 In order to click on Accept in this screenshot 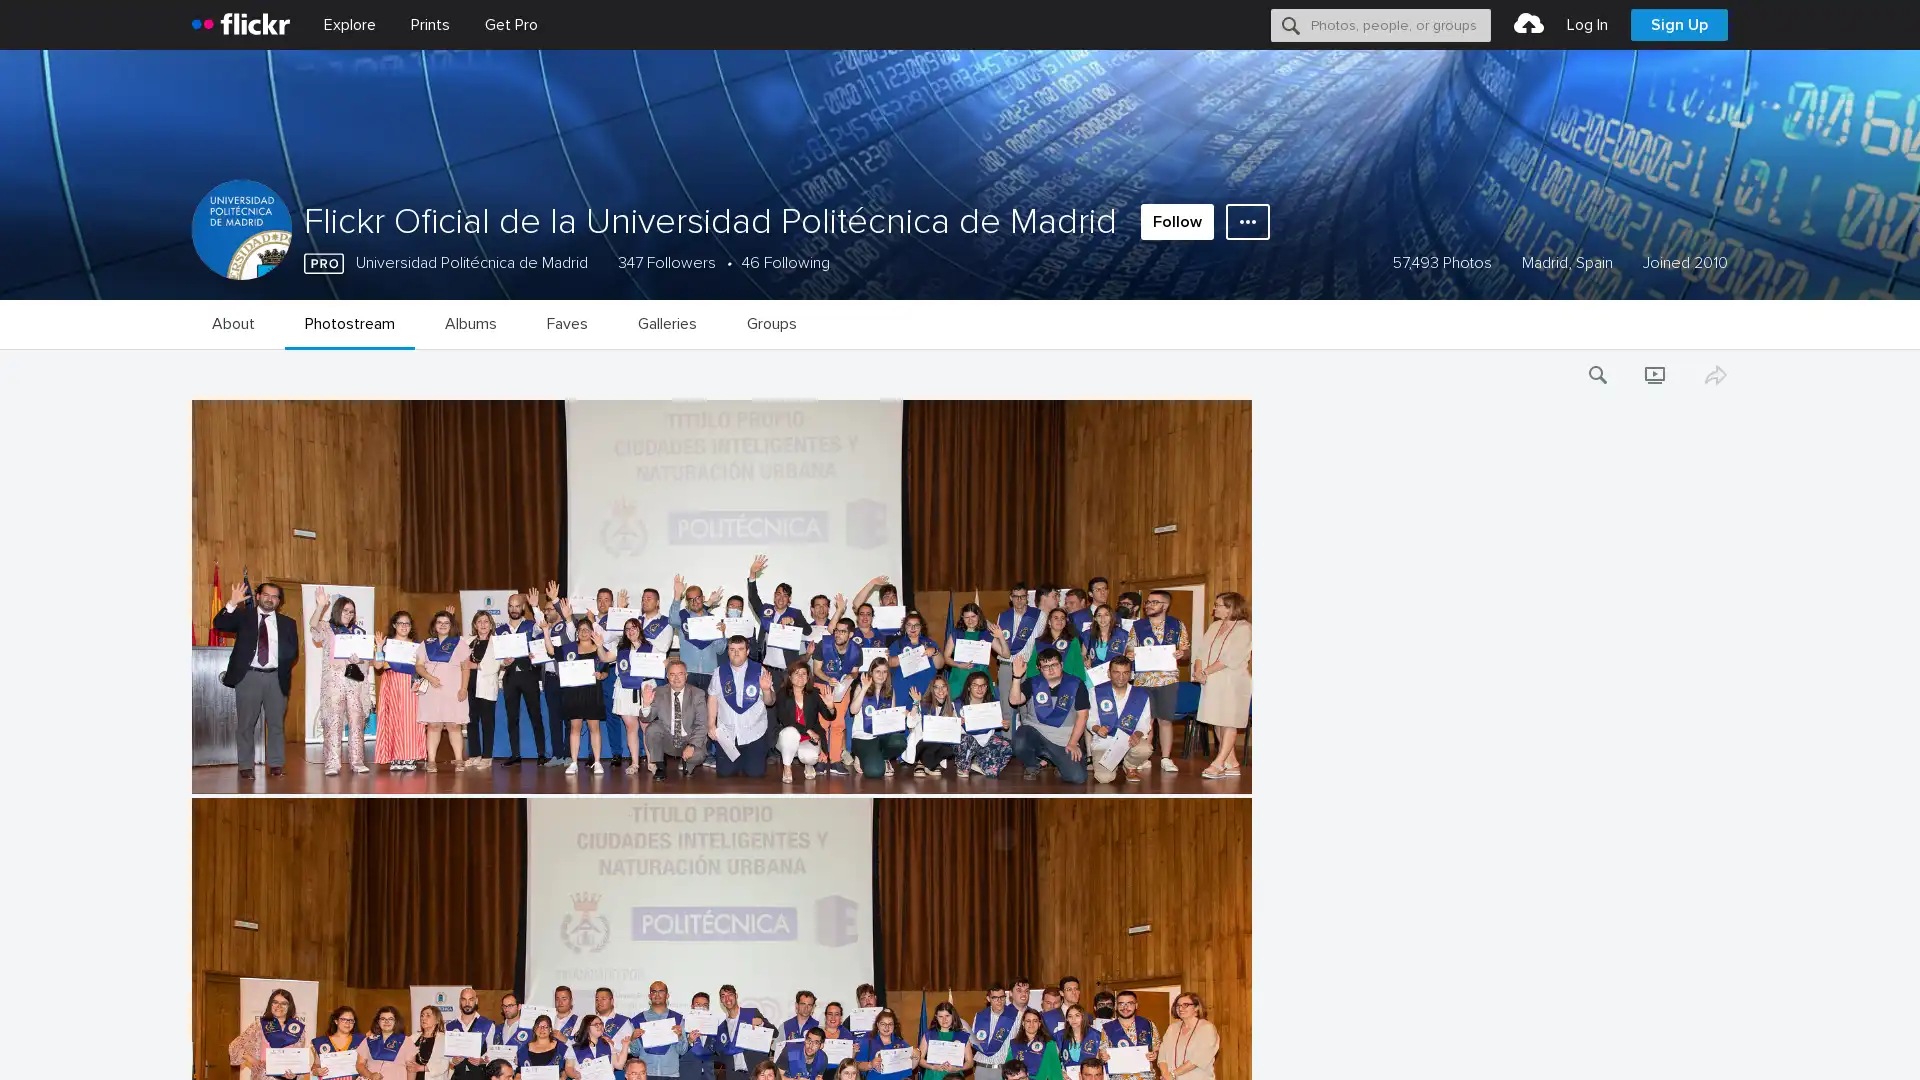, I will do `click(1525, 1041)`.